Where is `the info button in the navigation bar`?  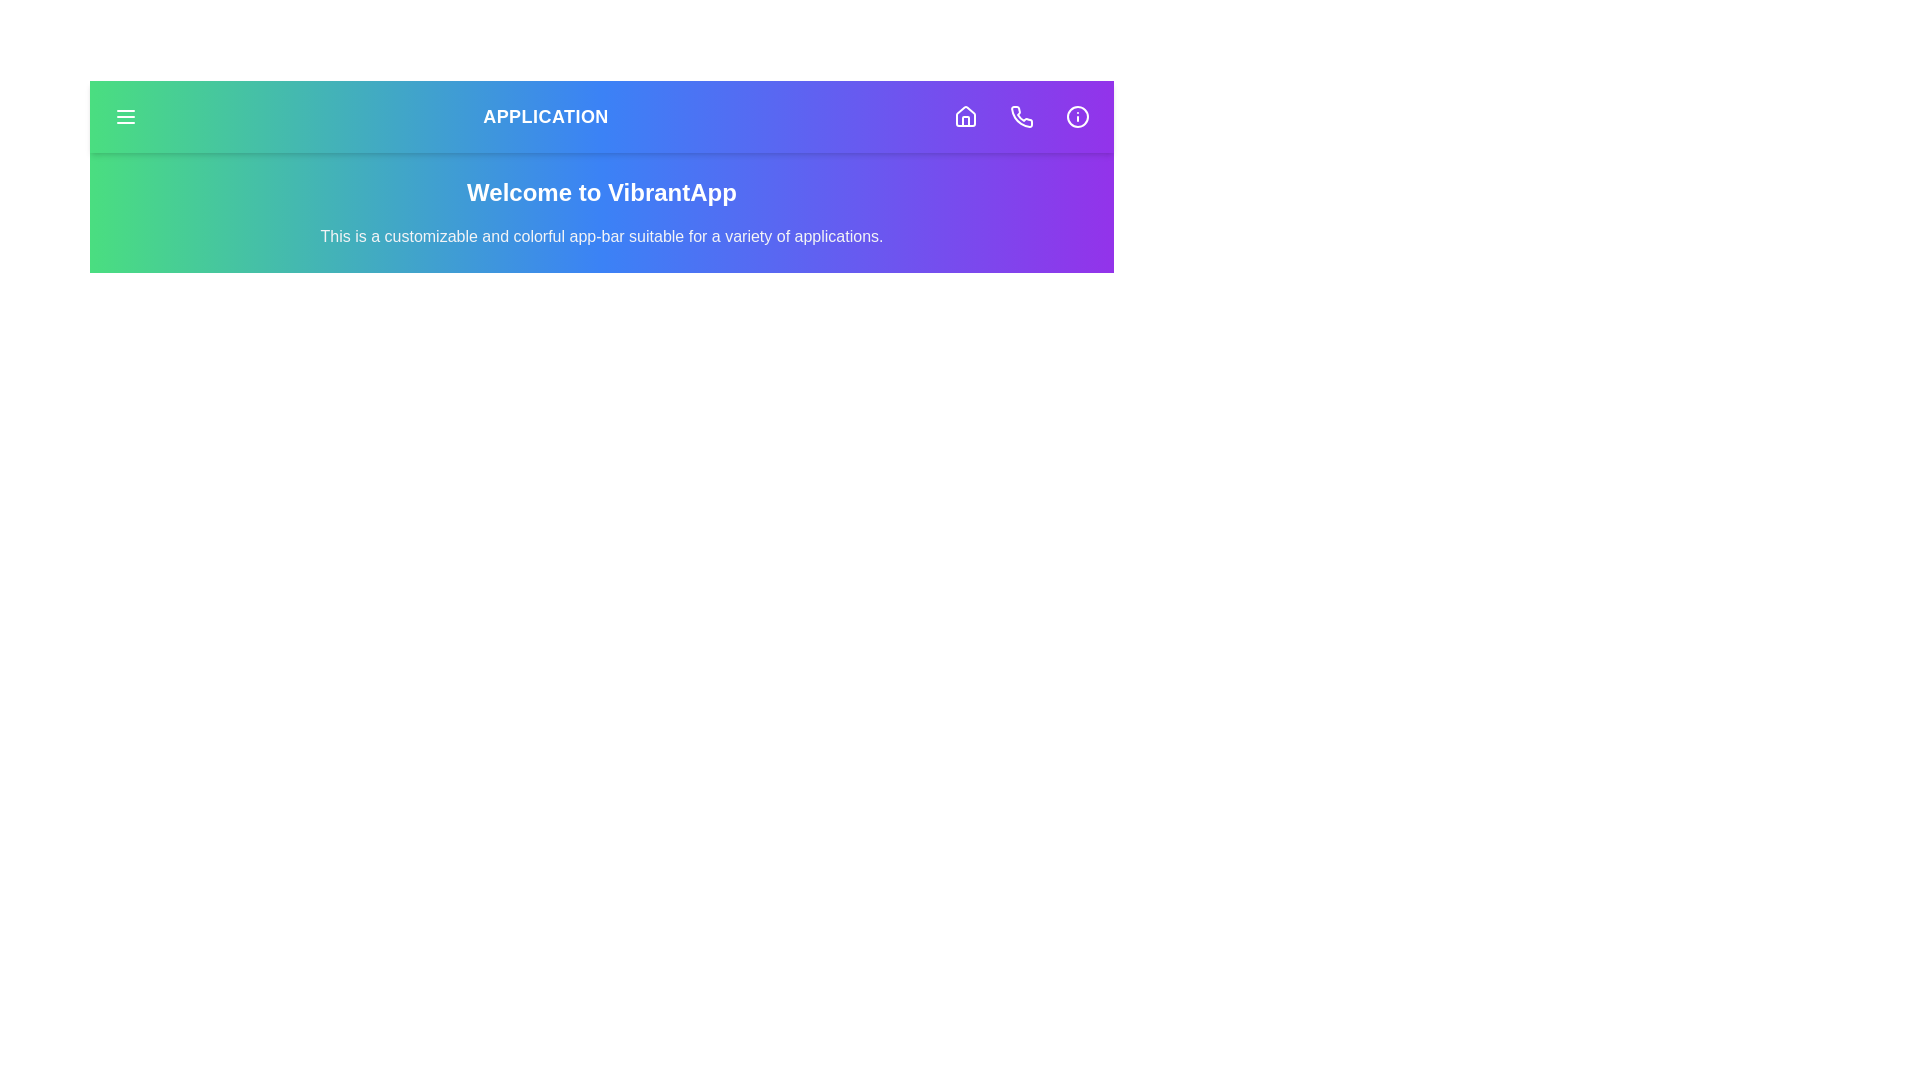
the info button in the navigation bar is located at coordinates (1077, 116).